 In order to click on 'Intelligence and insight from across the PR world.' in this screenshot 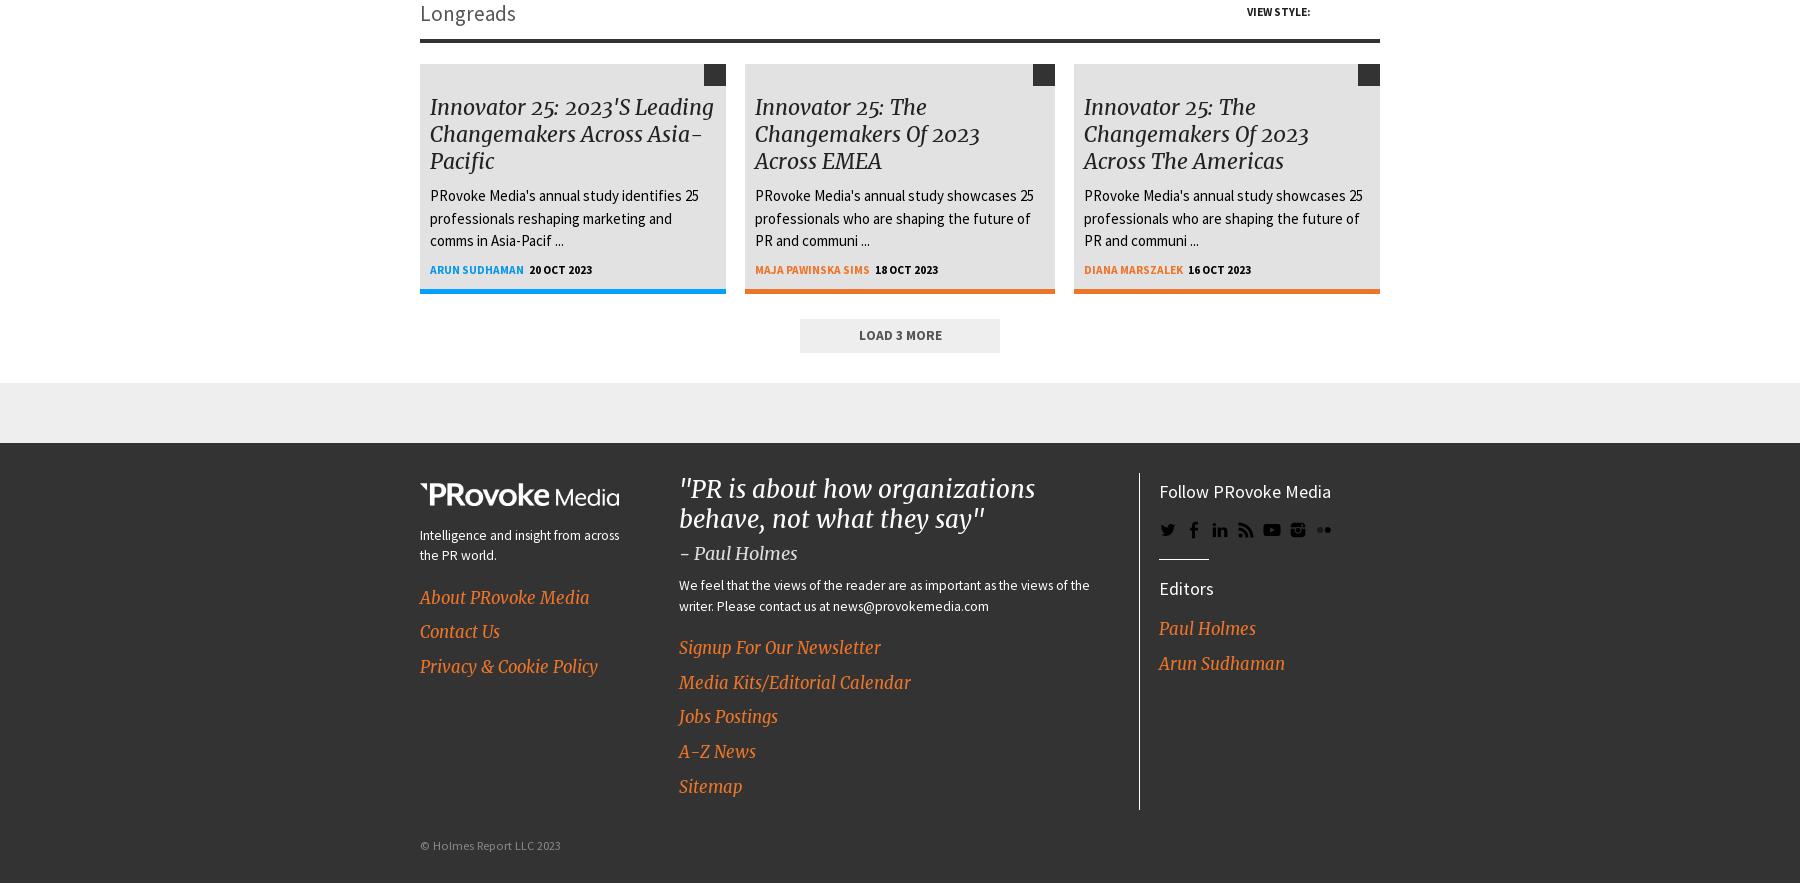, I will do `click(518, 544)`.